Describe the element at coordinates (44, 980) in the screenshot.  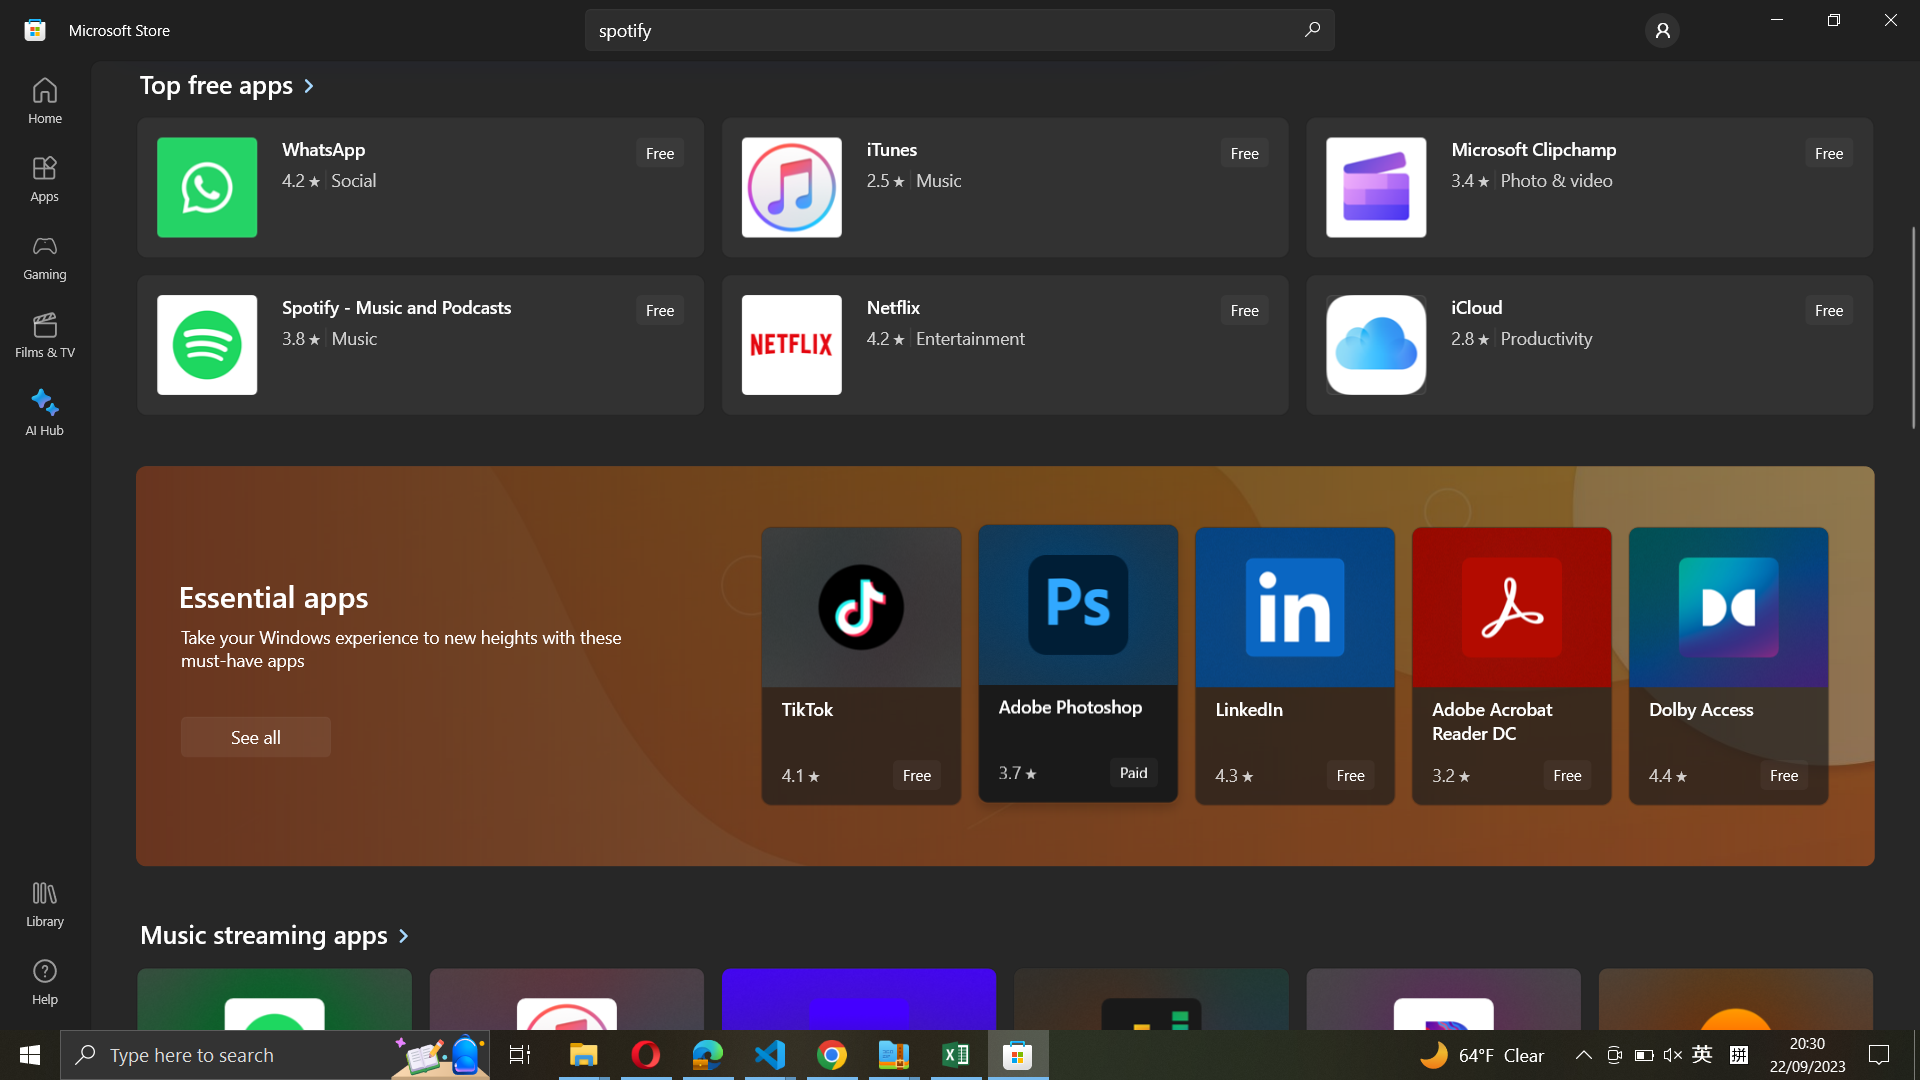
I see `Activate Help Feature` at that location.